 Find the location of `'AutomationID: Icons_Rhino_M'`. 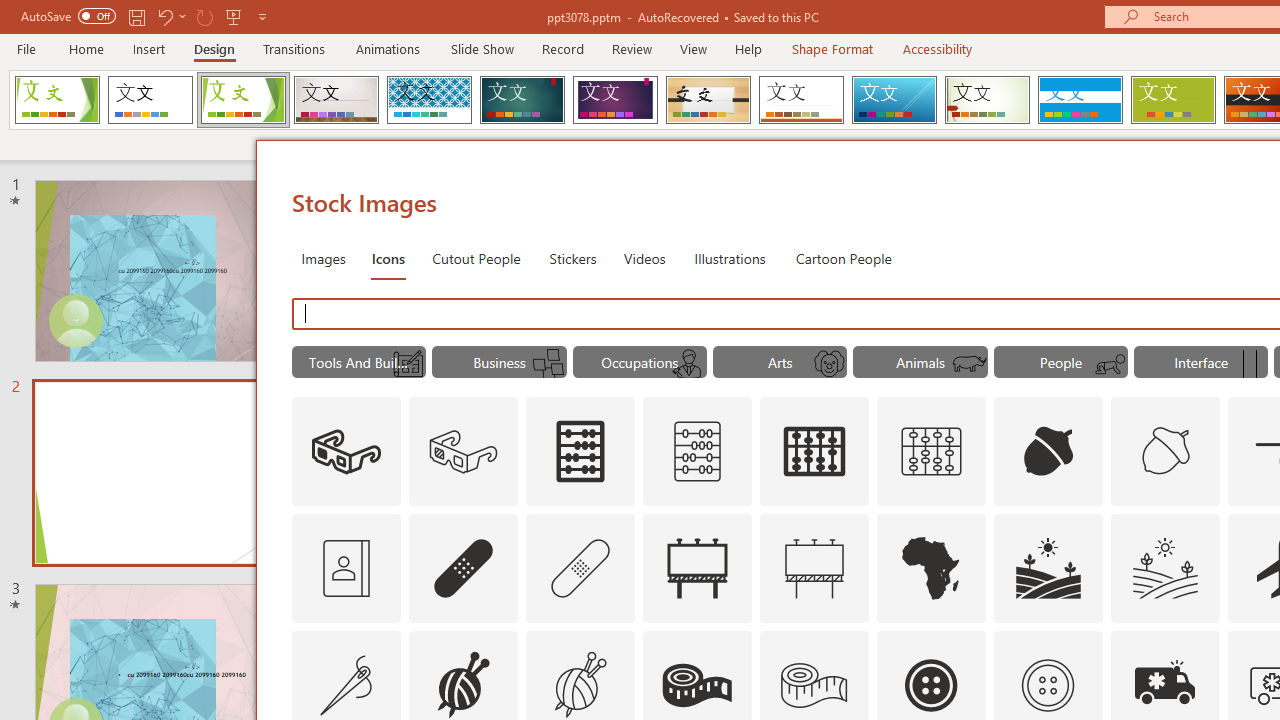

'AutomationID: Icons_Rhino_M' is located at coordinates (970, 364).